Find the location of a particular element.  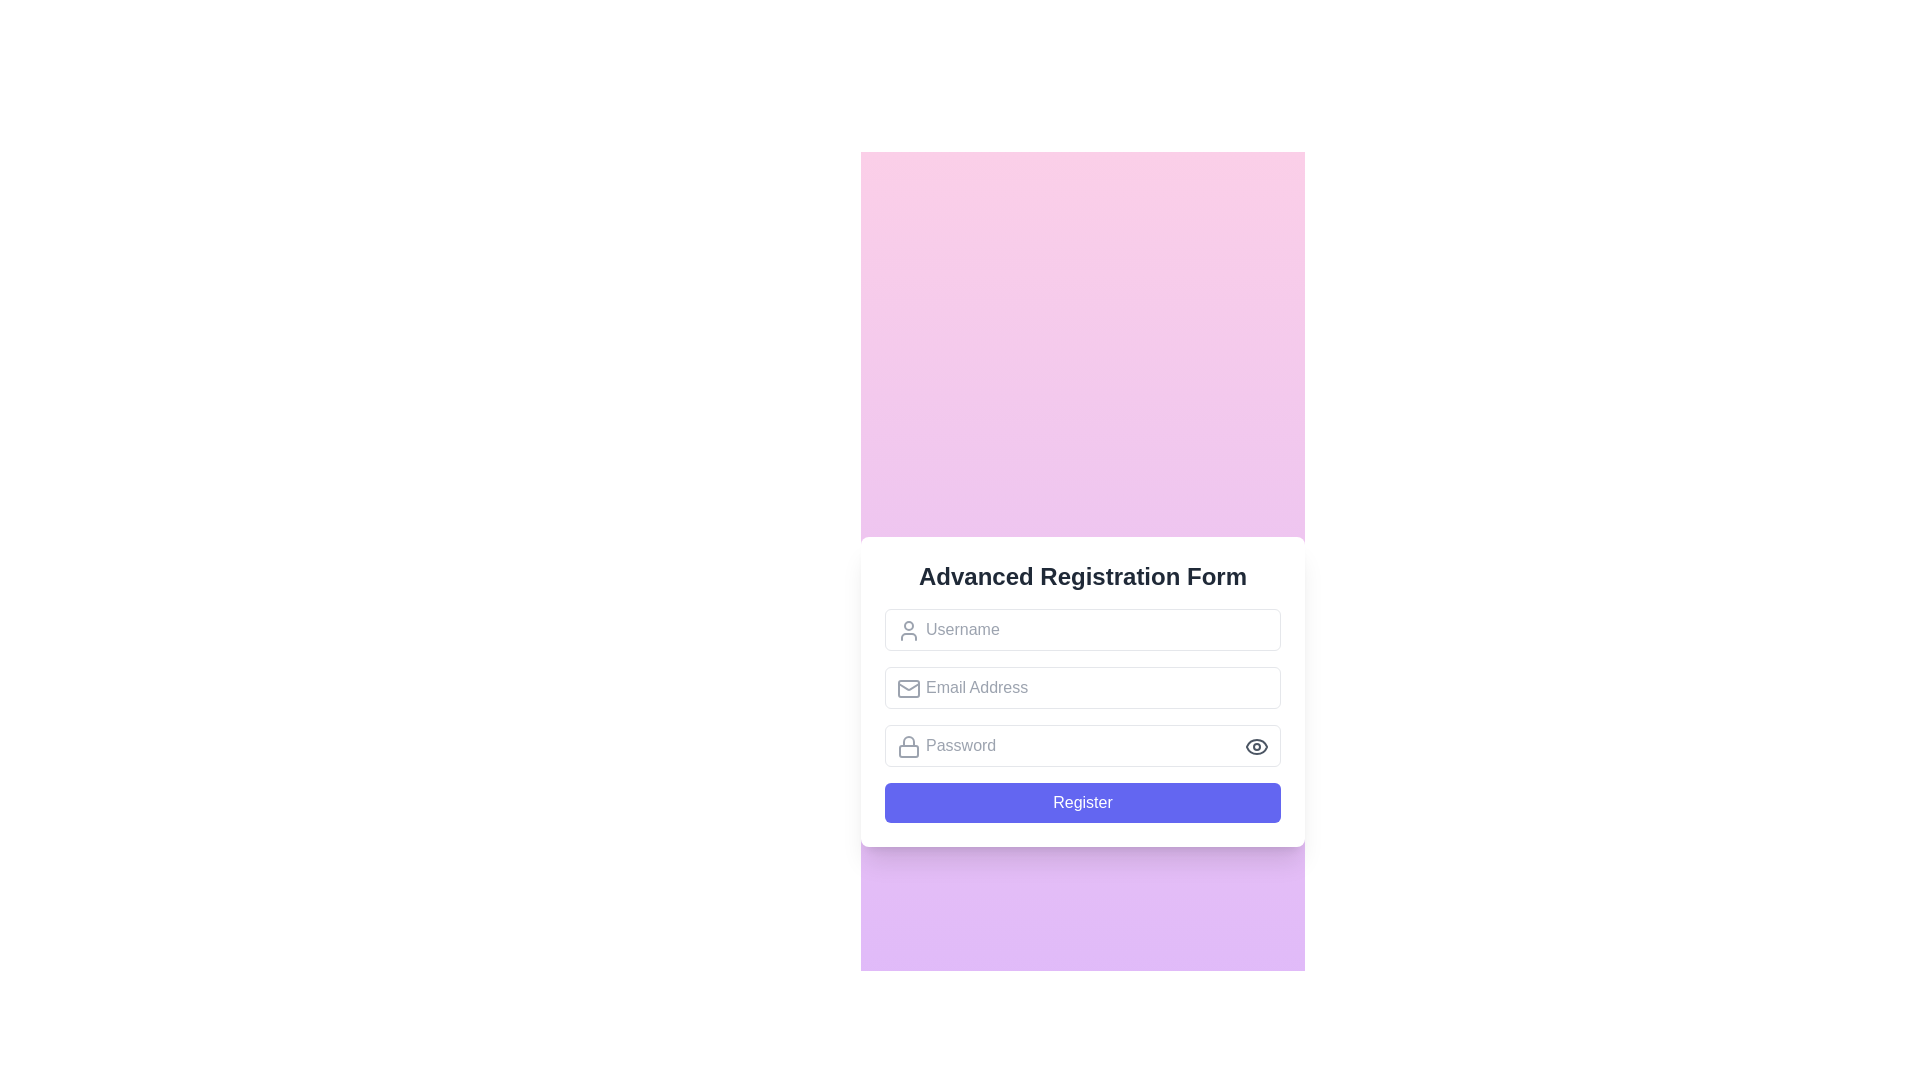

the email input field icon, which is located at the upper left corner of the input box used for entering an email address is located at coordinates (907, 688).